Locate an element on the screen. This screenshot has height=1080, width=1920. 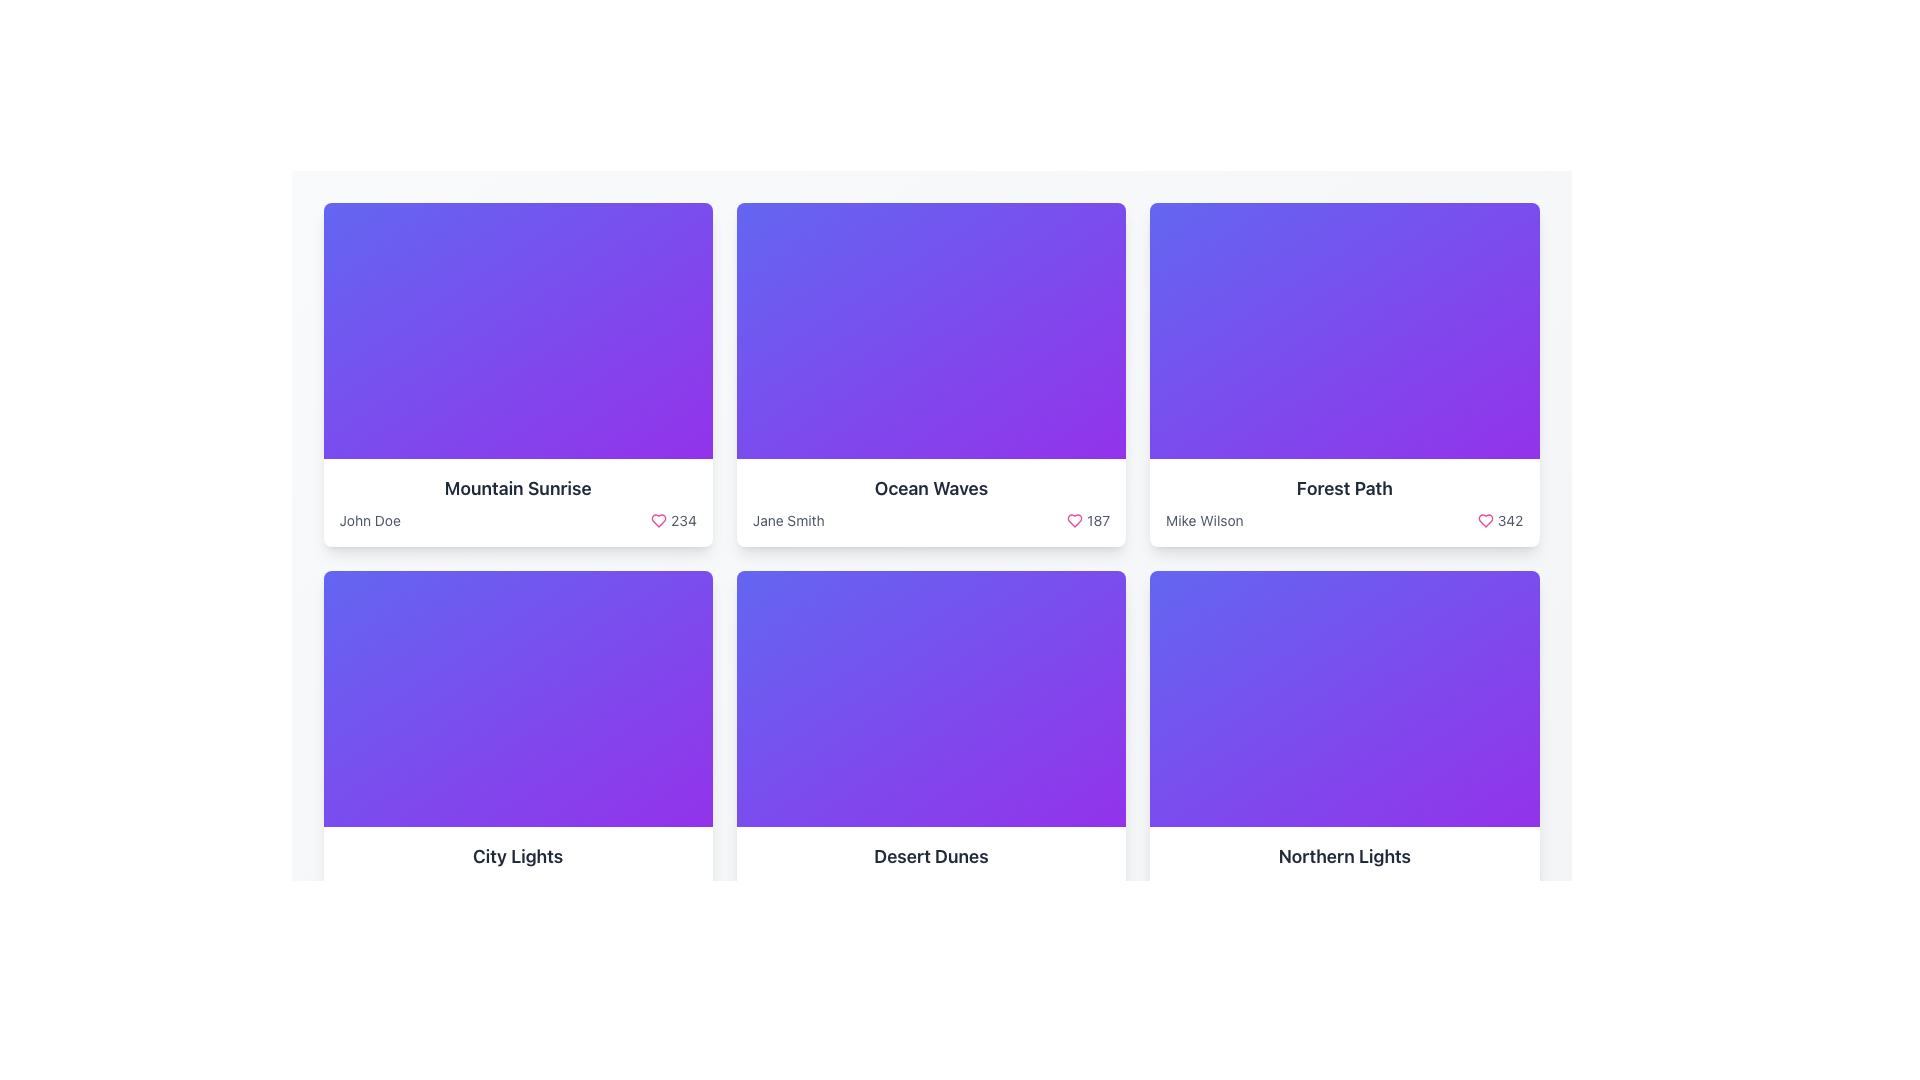
the card is located at coordinates (1344, 855).